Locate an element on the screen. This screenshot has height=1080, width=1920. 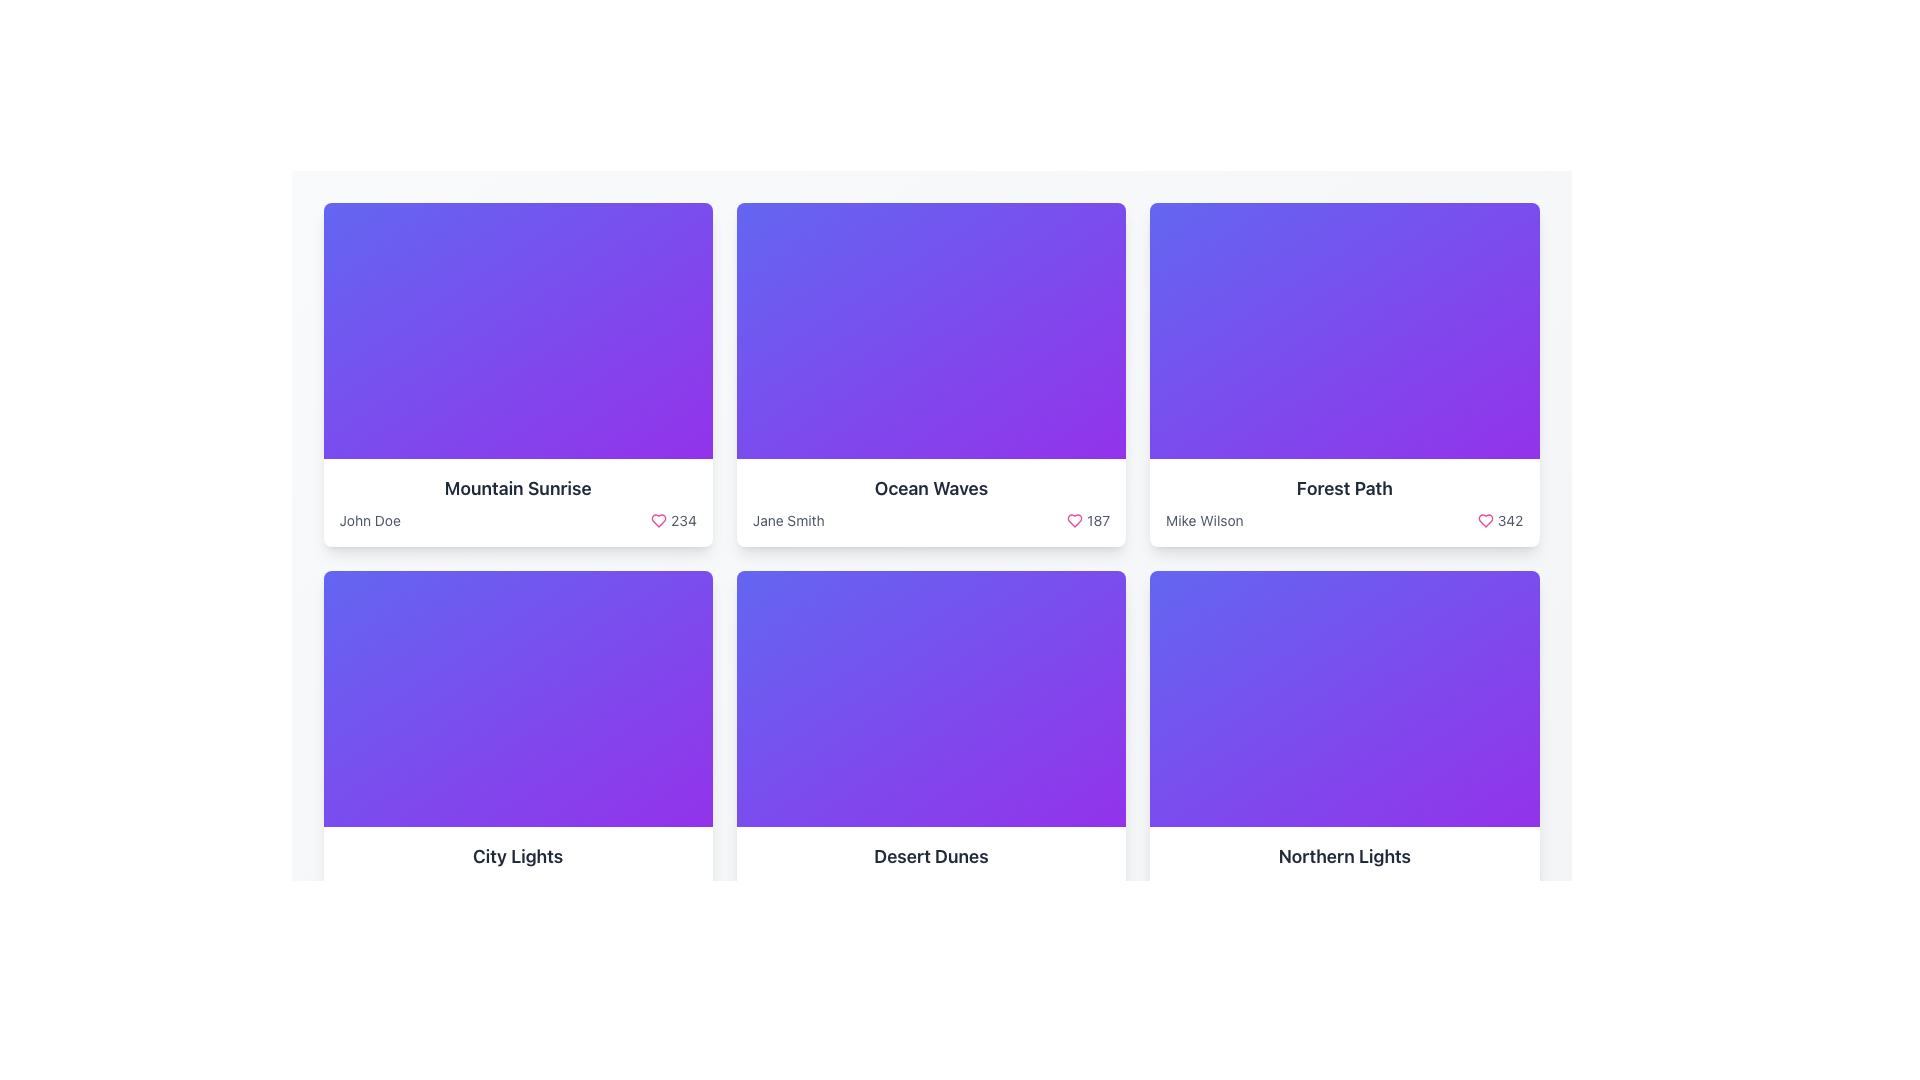
the card is located at coordinates (1344, 855).